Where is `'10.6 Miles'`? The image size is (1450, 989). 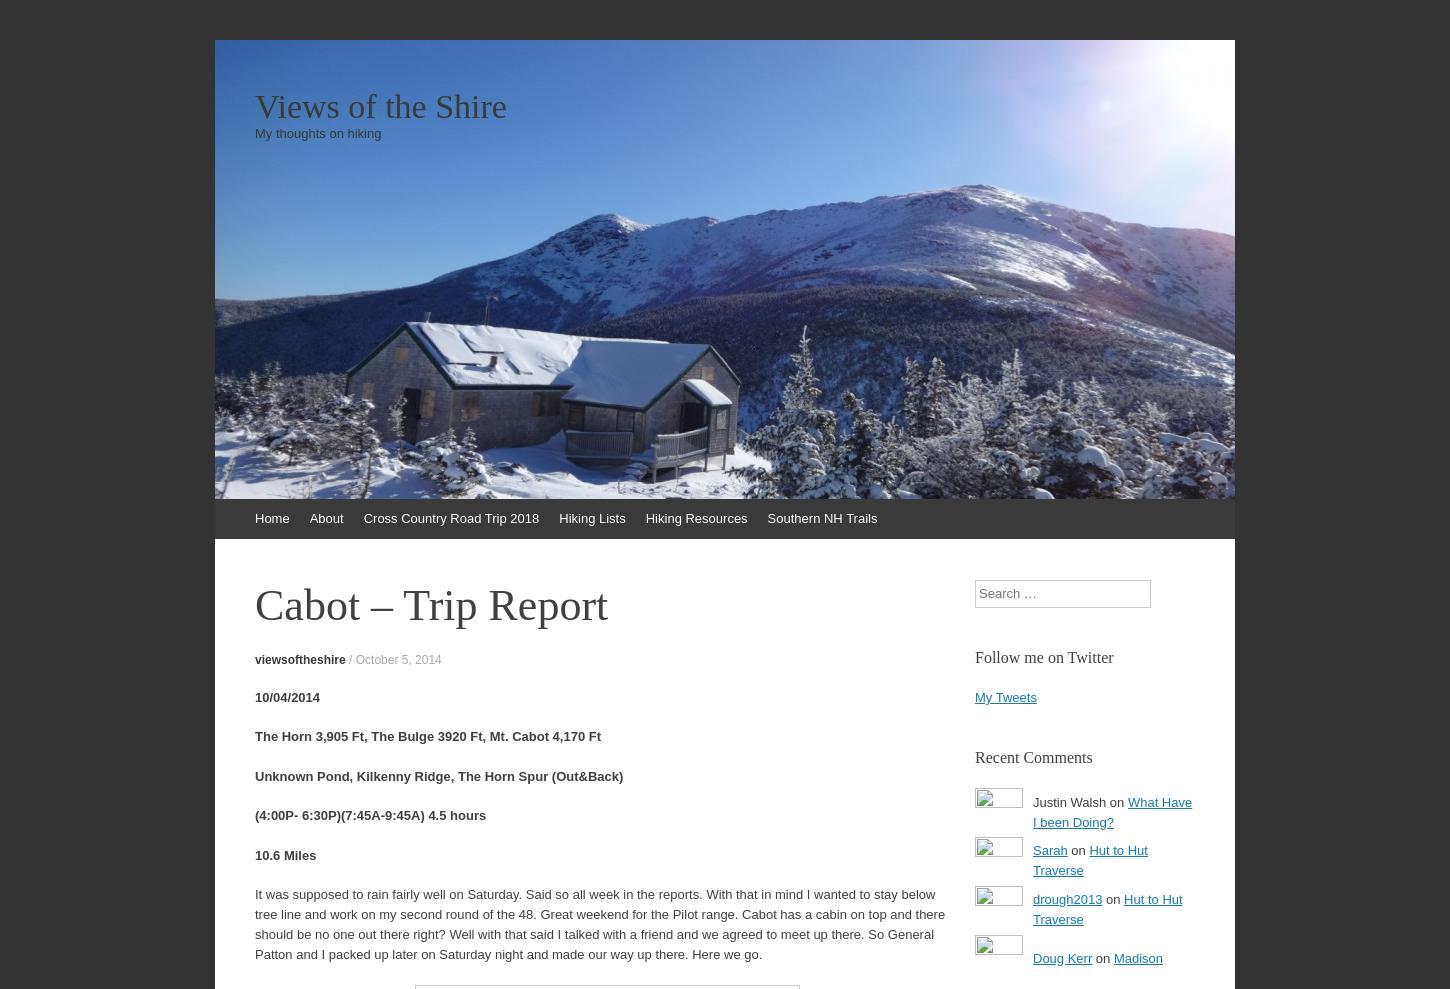
'10.6 Miles' is located at coordinates (285, 854).